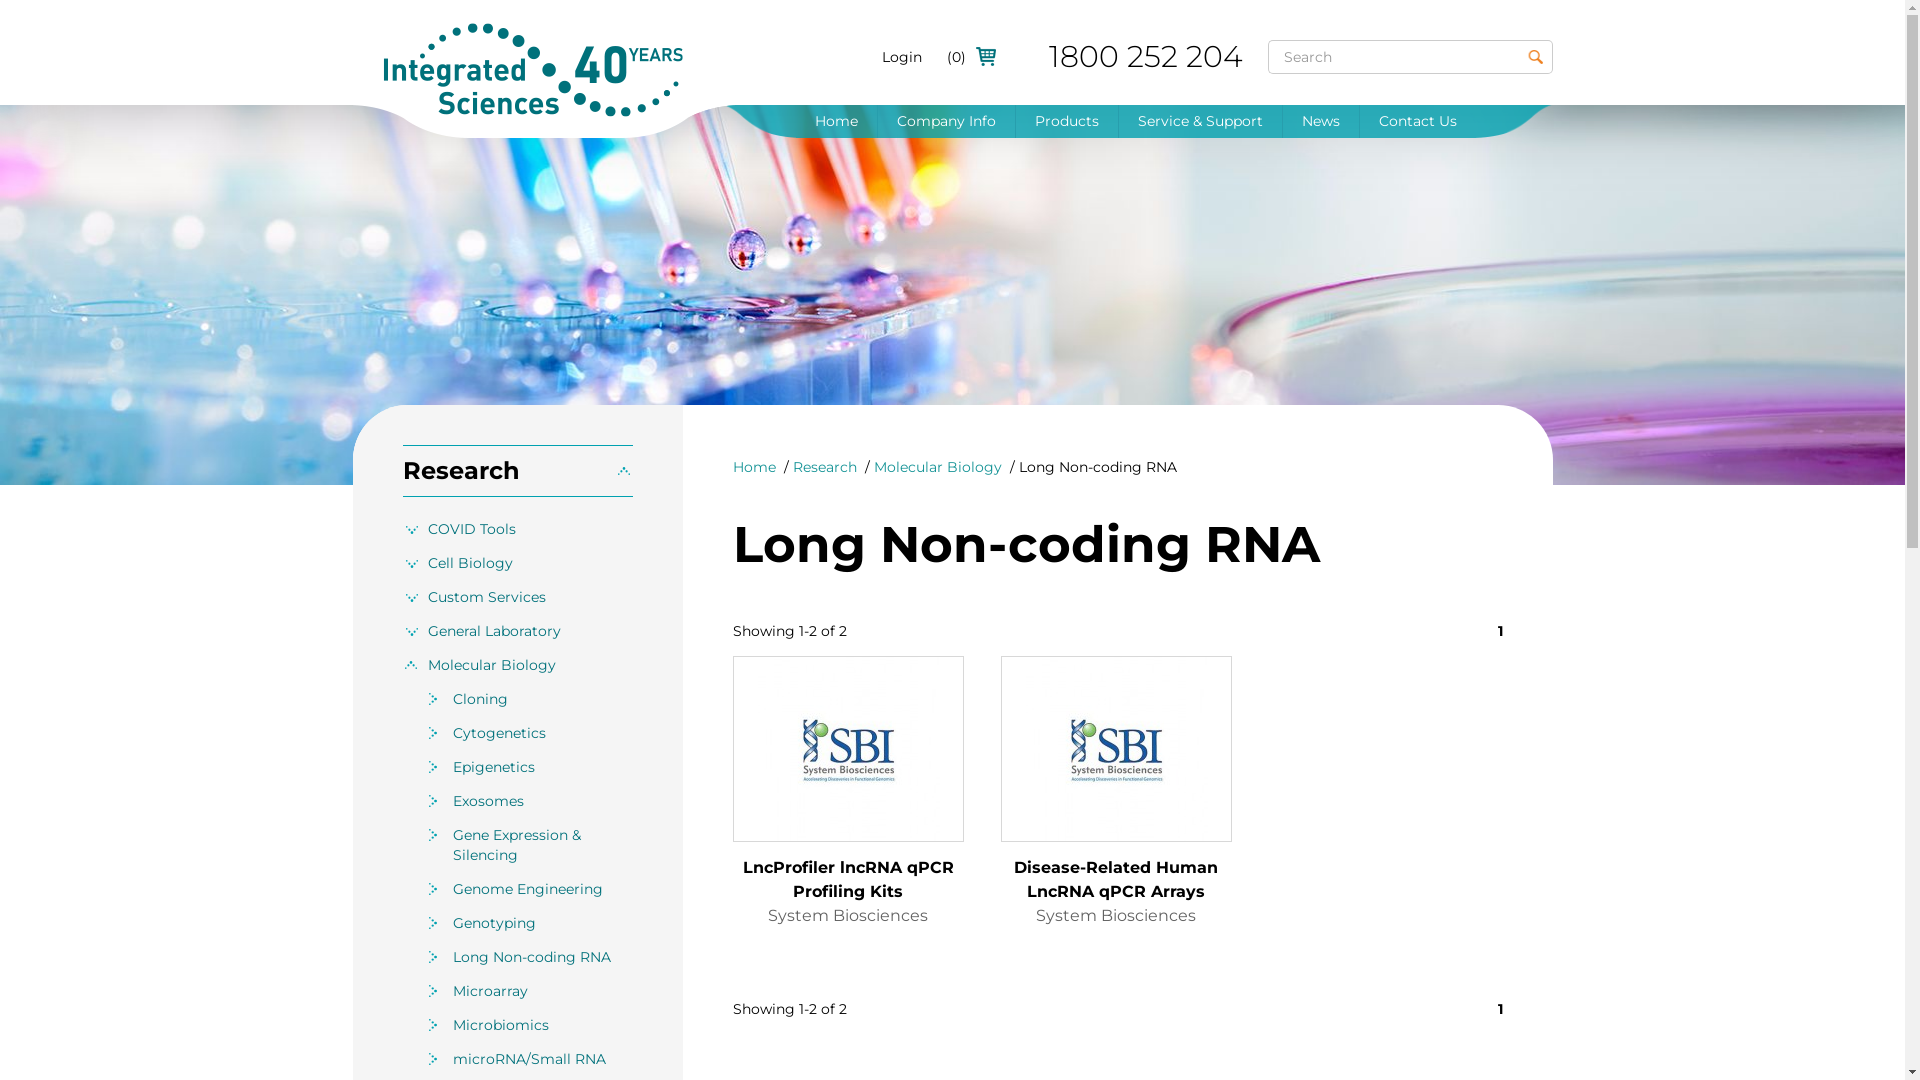 The image size is (1920, 1080). What do you see at coordinates (542, 844) in the screenshot?
I see `'Gene Expression & Silencing'` at bounding box center [542, 844].